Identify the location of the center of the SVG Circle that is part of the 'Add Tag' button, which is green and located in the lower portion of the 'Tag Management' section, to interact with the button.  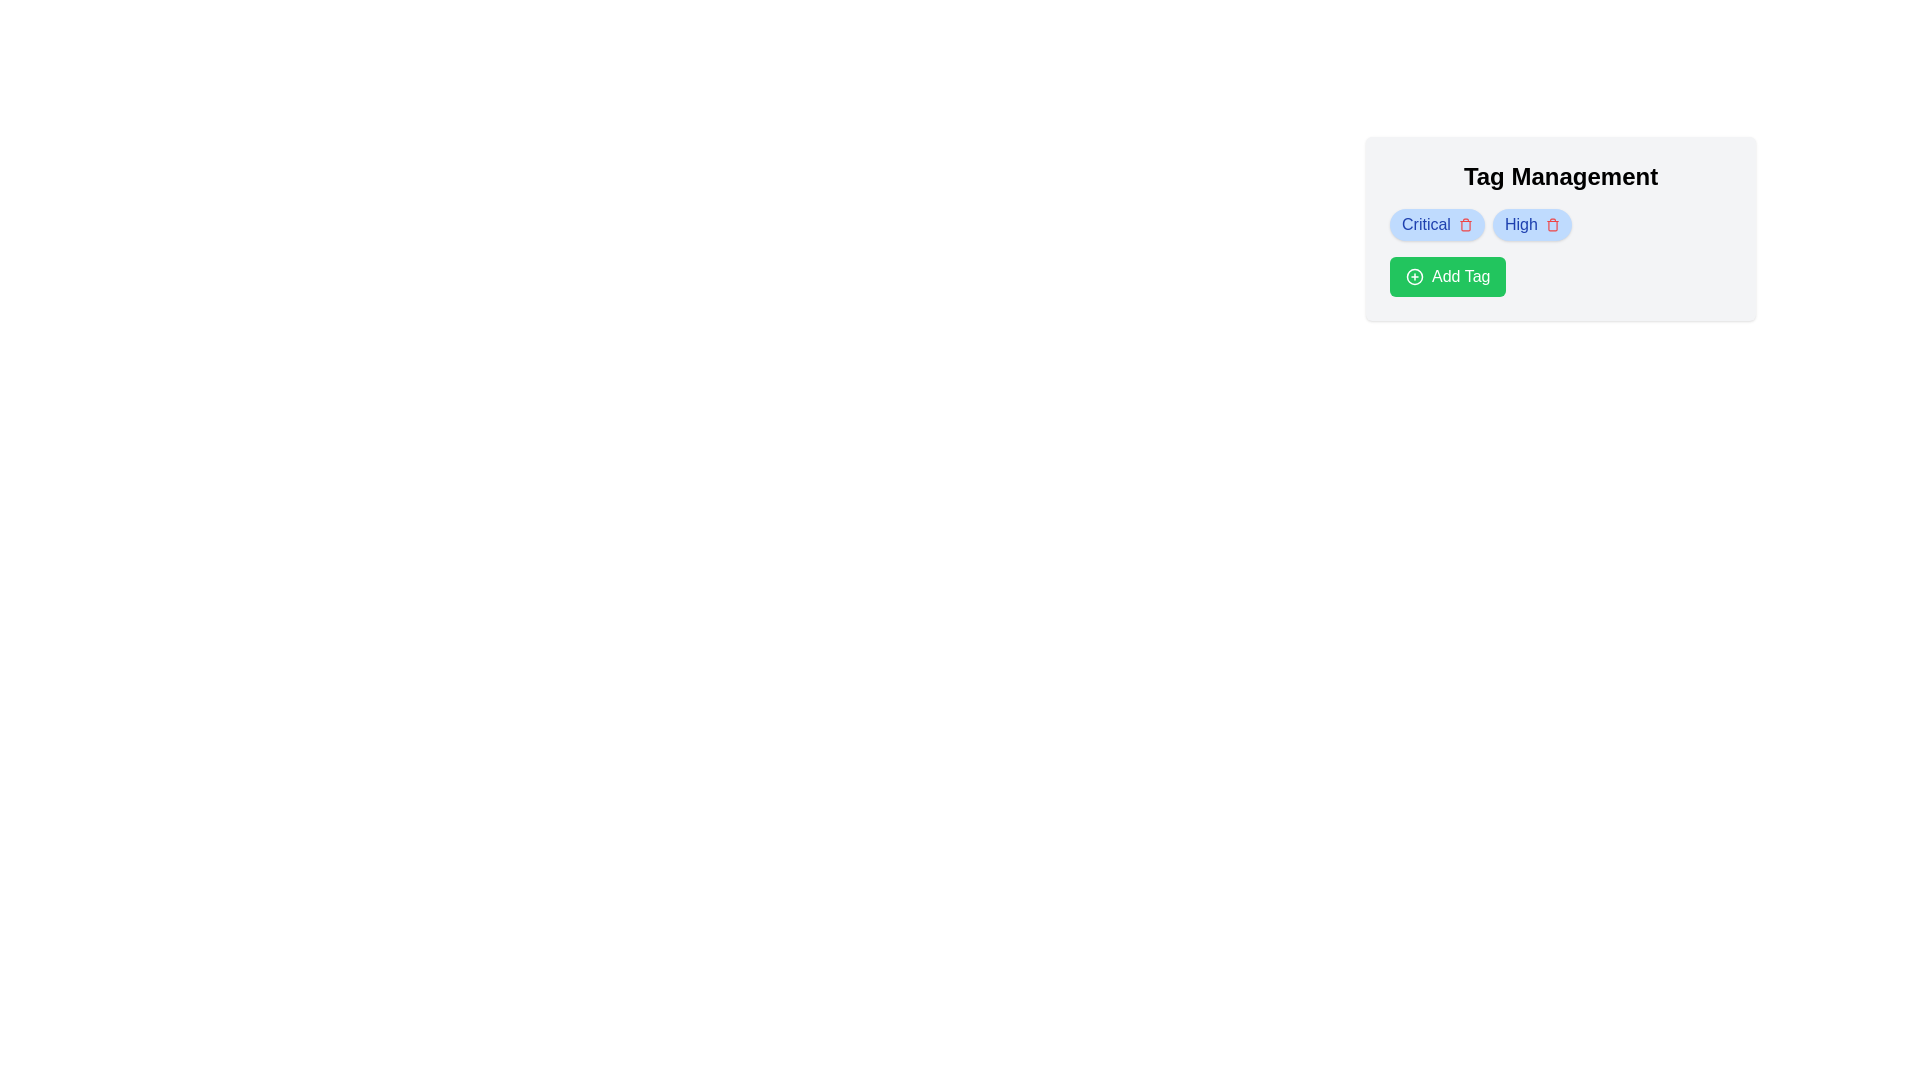
(1414, 277).